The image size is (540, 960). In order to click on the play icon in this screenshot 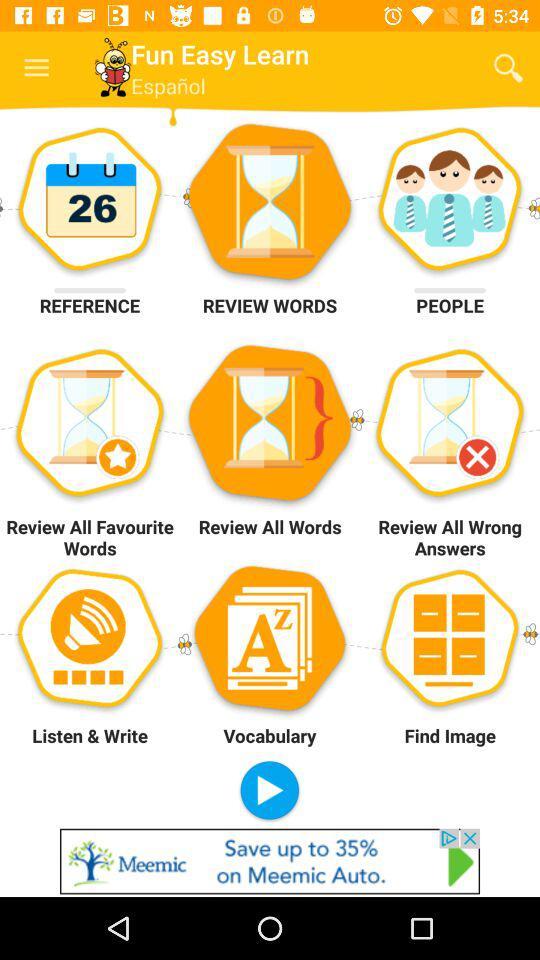, I will do `click(269, 791)`.